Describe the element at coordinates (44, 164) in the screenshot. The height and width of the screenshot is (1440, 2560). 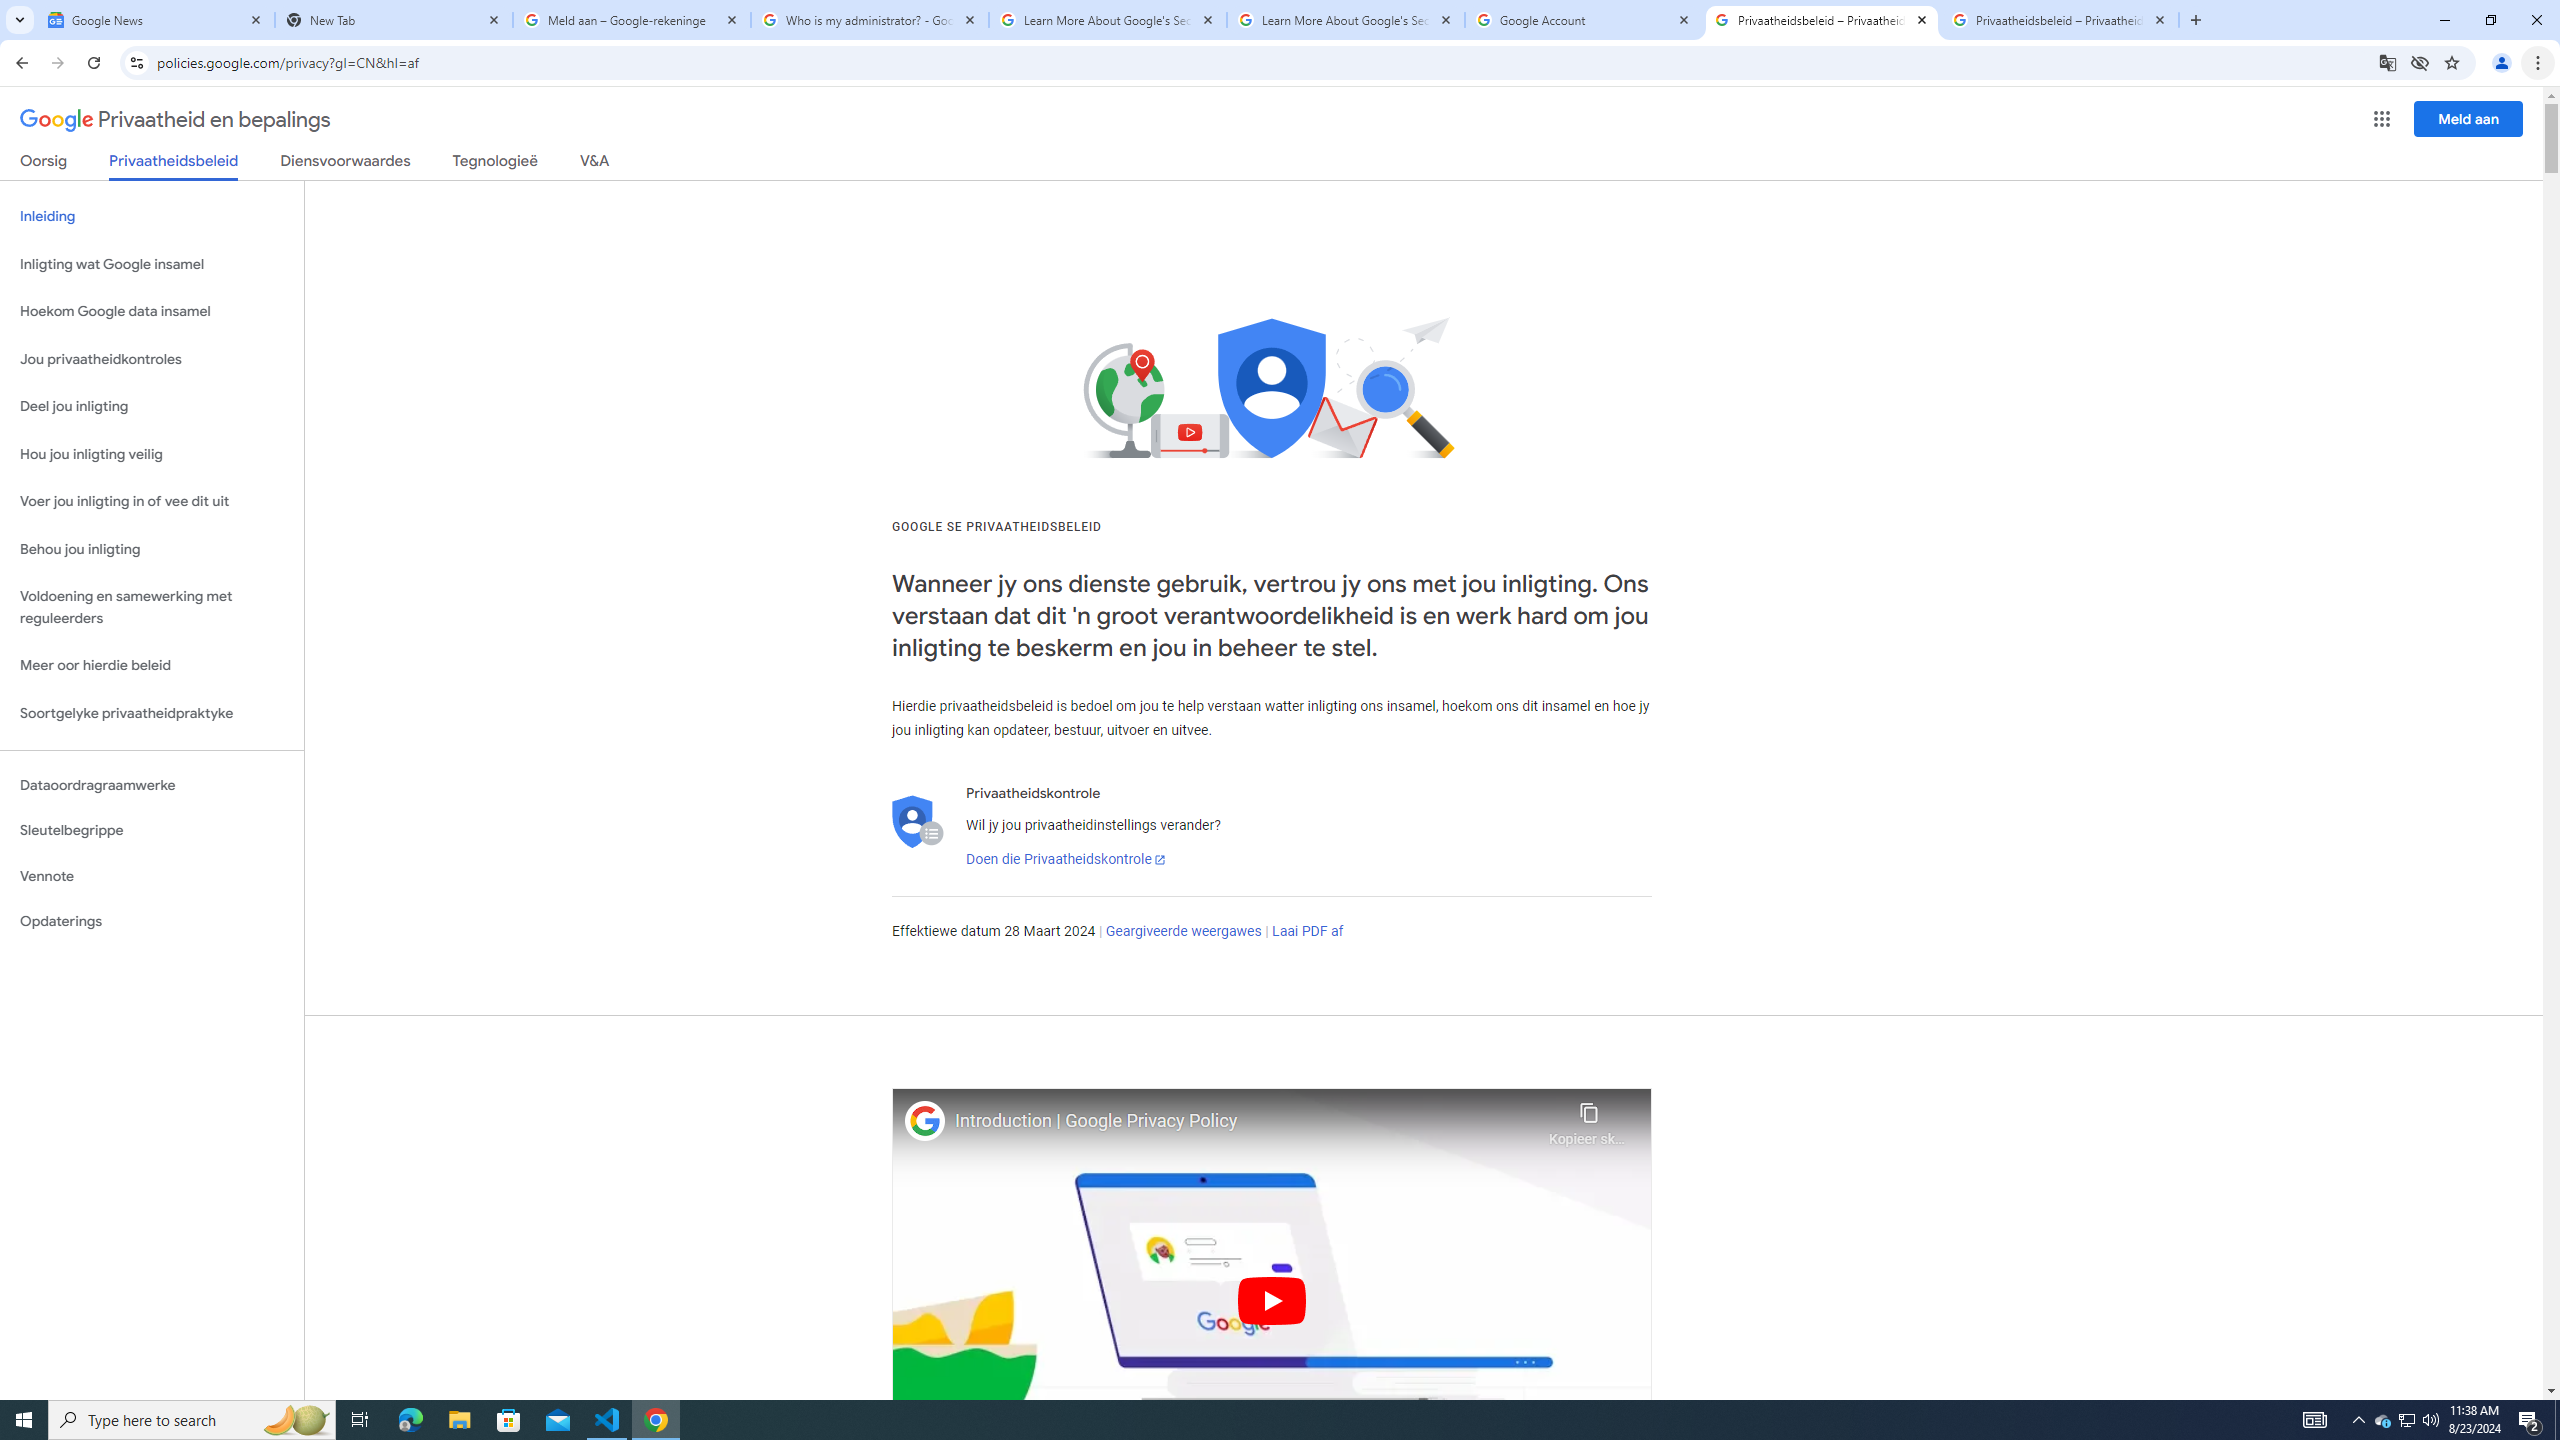
I see `'Oorsig'` at that location.